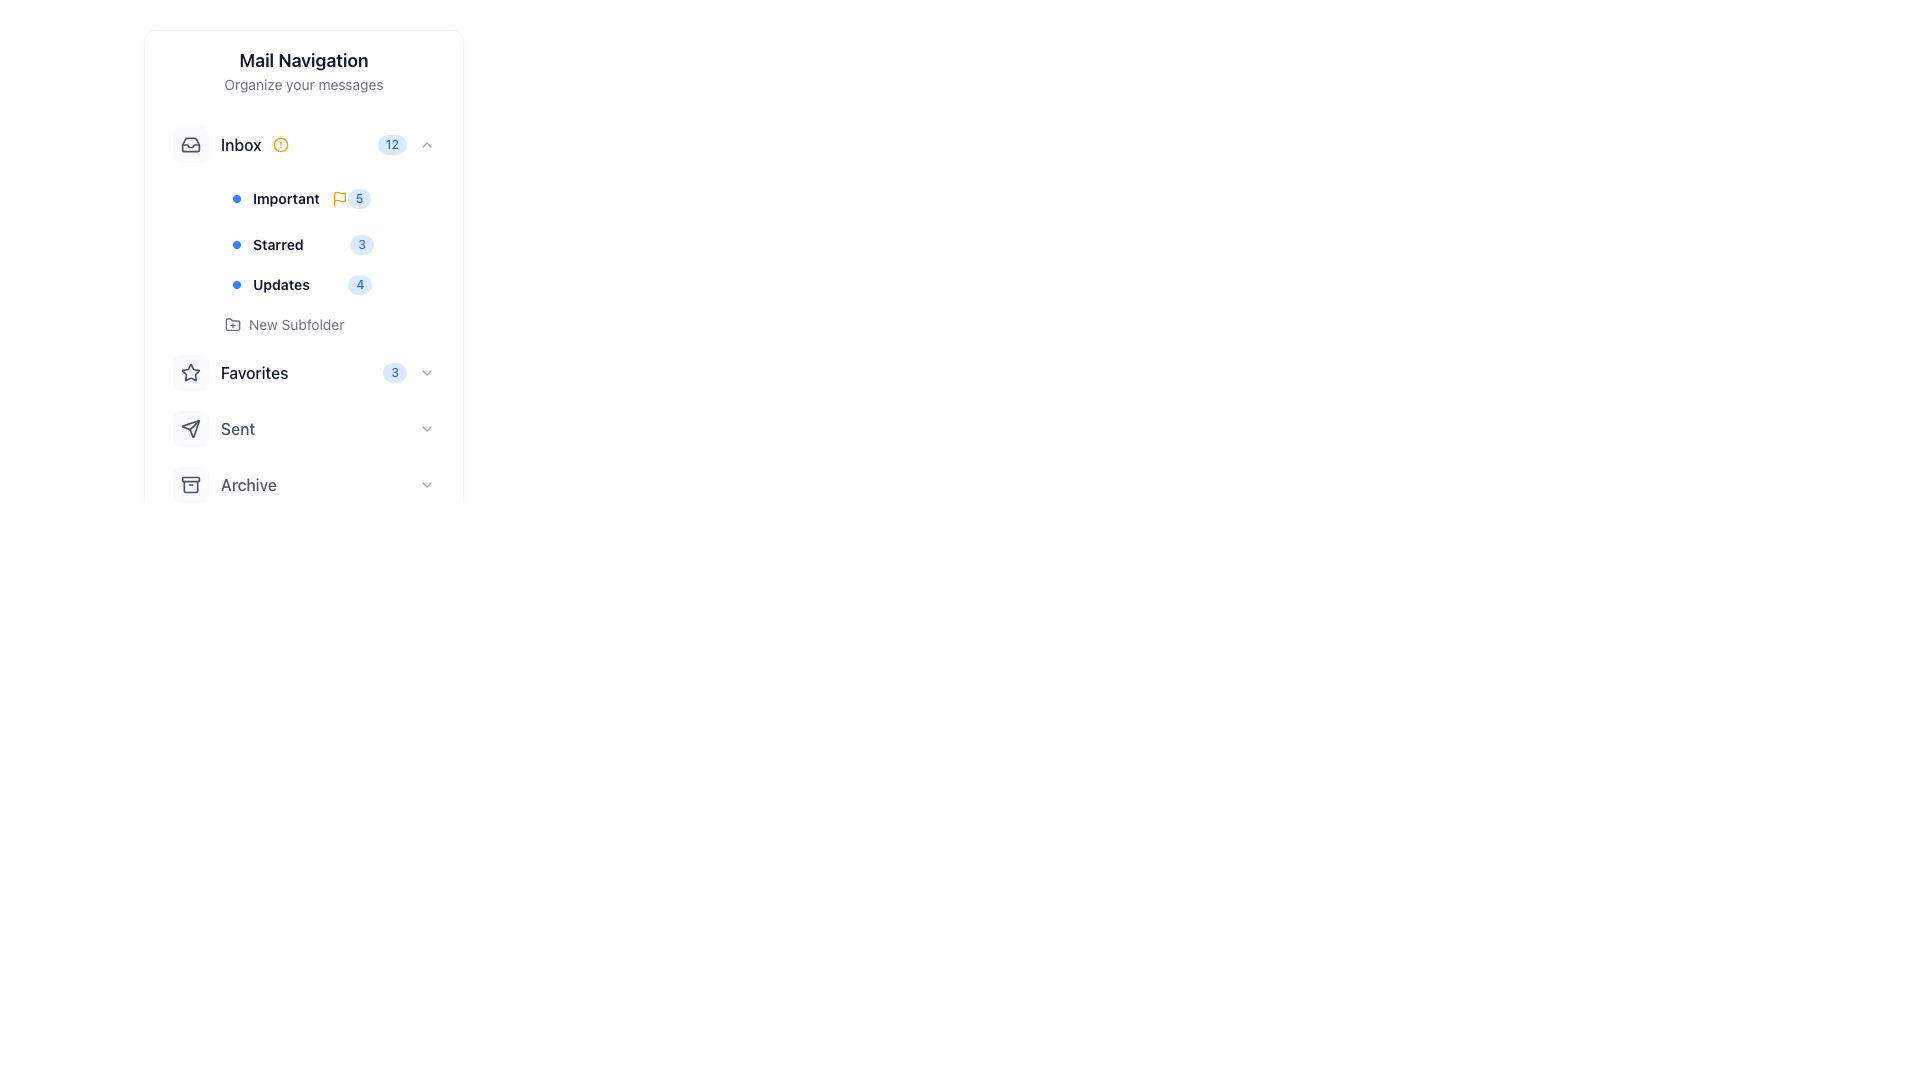 This screenshot has height=1080, width=1920. Describe the element at coordinates (405, 144) in the screenshot. I see `the interactive dropdown arrow on the Badge located on the right side of the 'Inbox' label in the Mail Navigation menu` at that location.